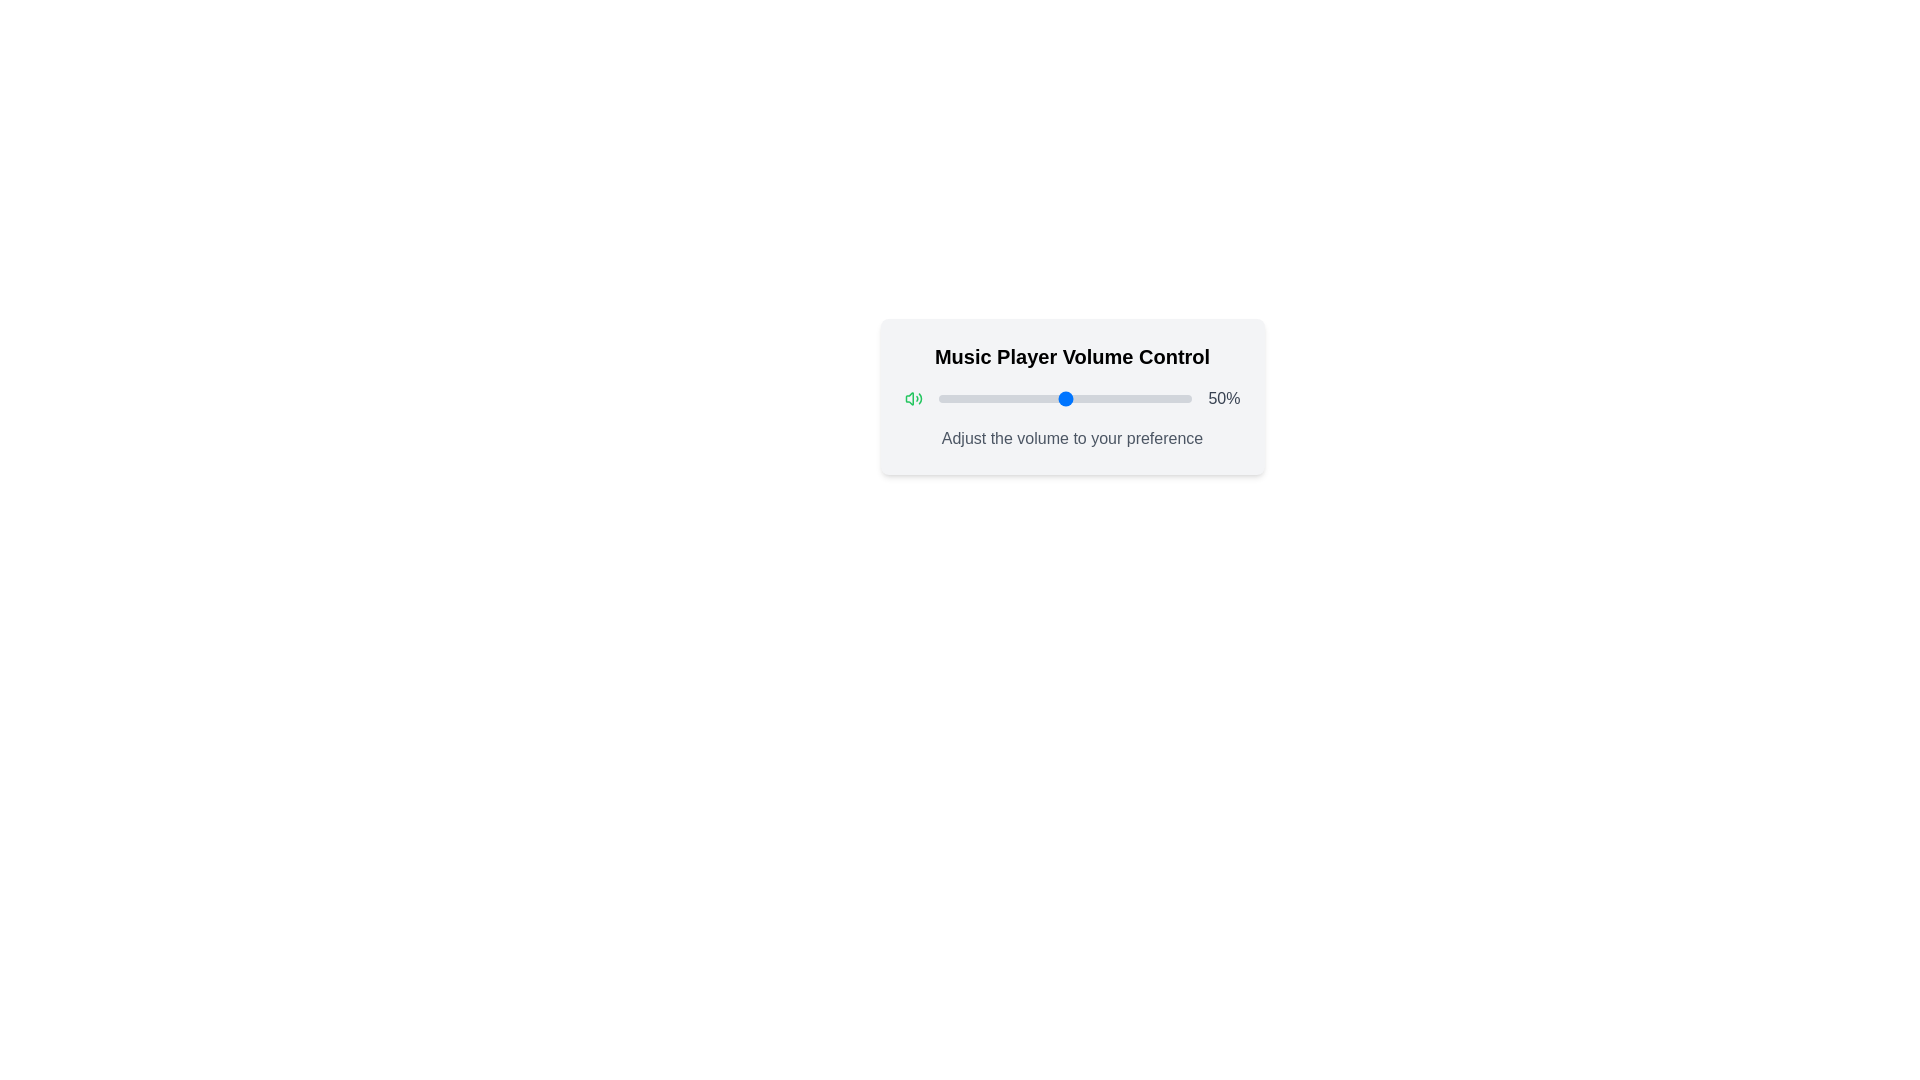 The width and height of the screenshot is (1920, 1080). I want to click on the volume slider to 64%, so click(1100, 398).